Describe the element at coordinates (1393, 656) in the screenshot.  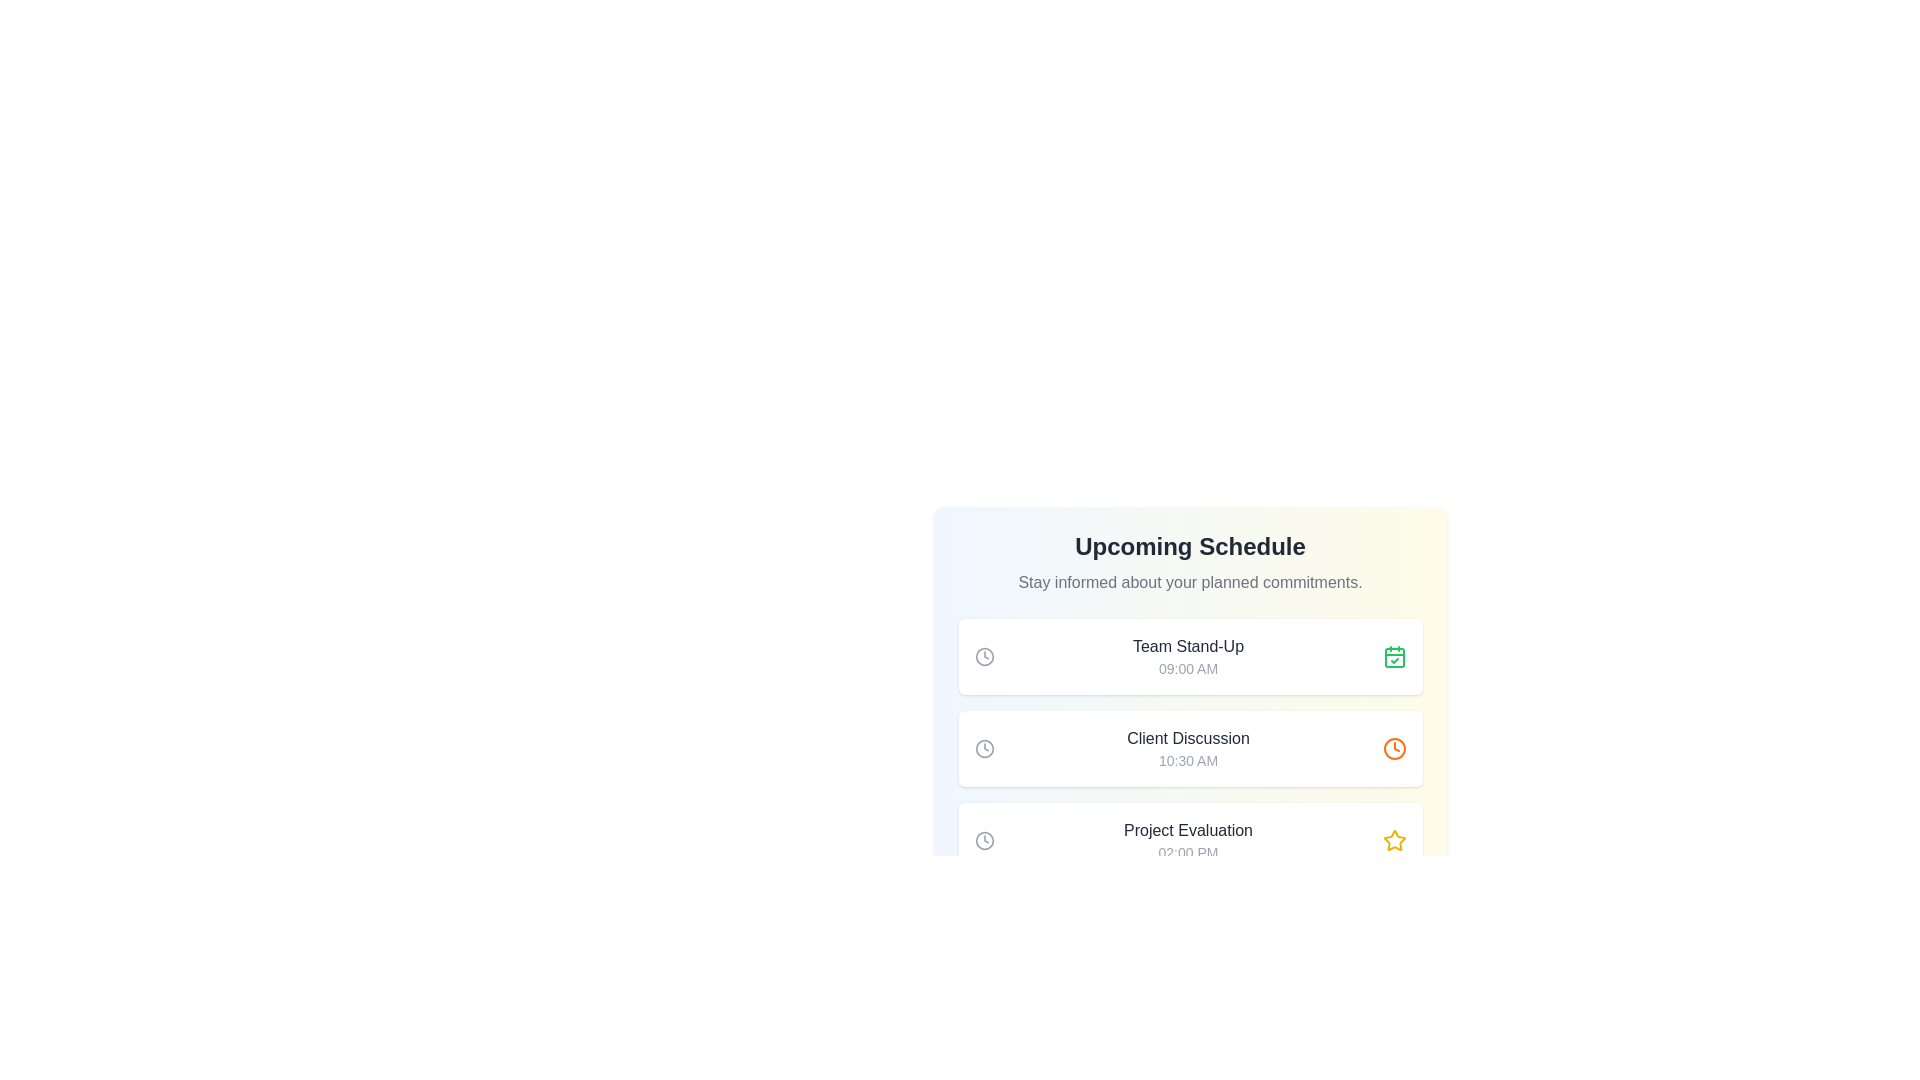
I see `the calendar icon with a green outline and a check mark inside, located at the far right of the 'Team Stand-Up' meeting card` at that location.